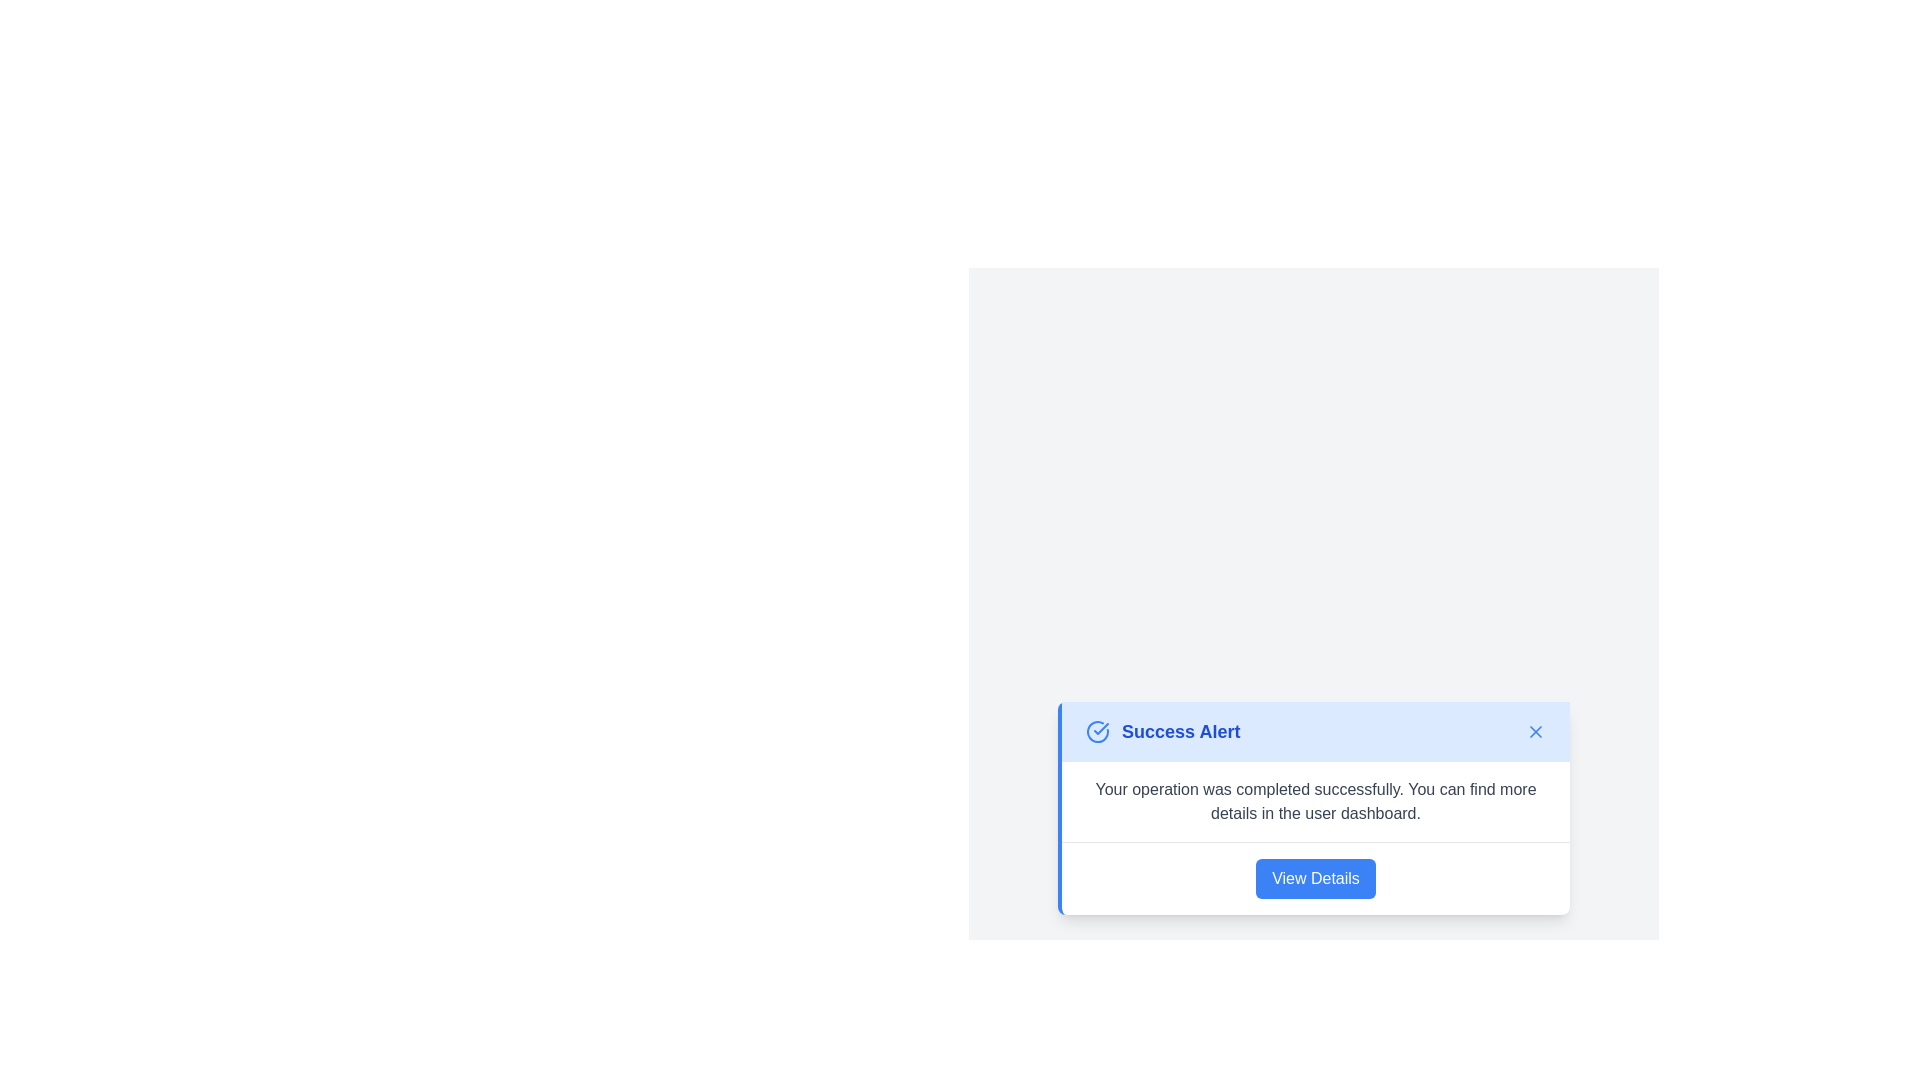  What do you see at coordinates (1181, 731) in the screenshot?
I see `the 'Success Alert' text element styled in blue, bold font, which is located in the header region of the alert box` at bounding box center [1181, 731].